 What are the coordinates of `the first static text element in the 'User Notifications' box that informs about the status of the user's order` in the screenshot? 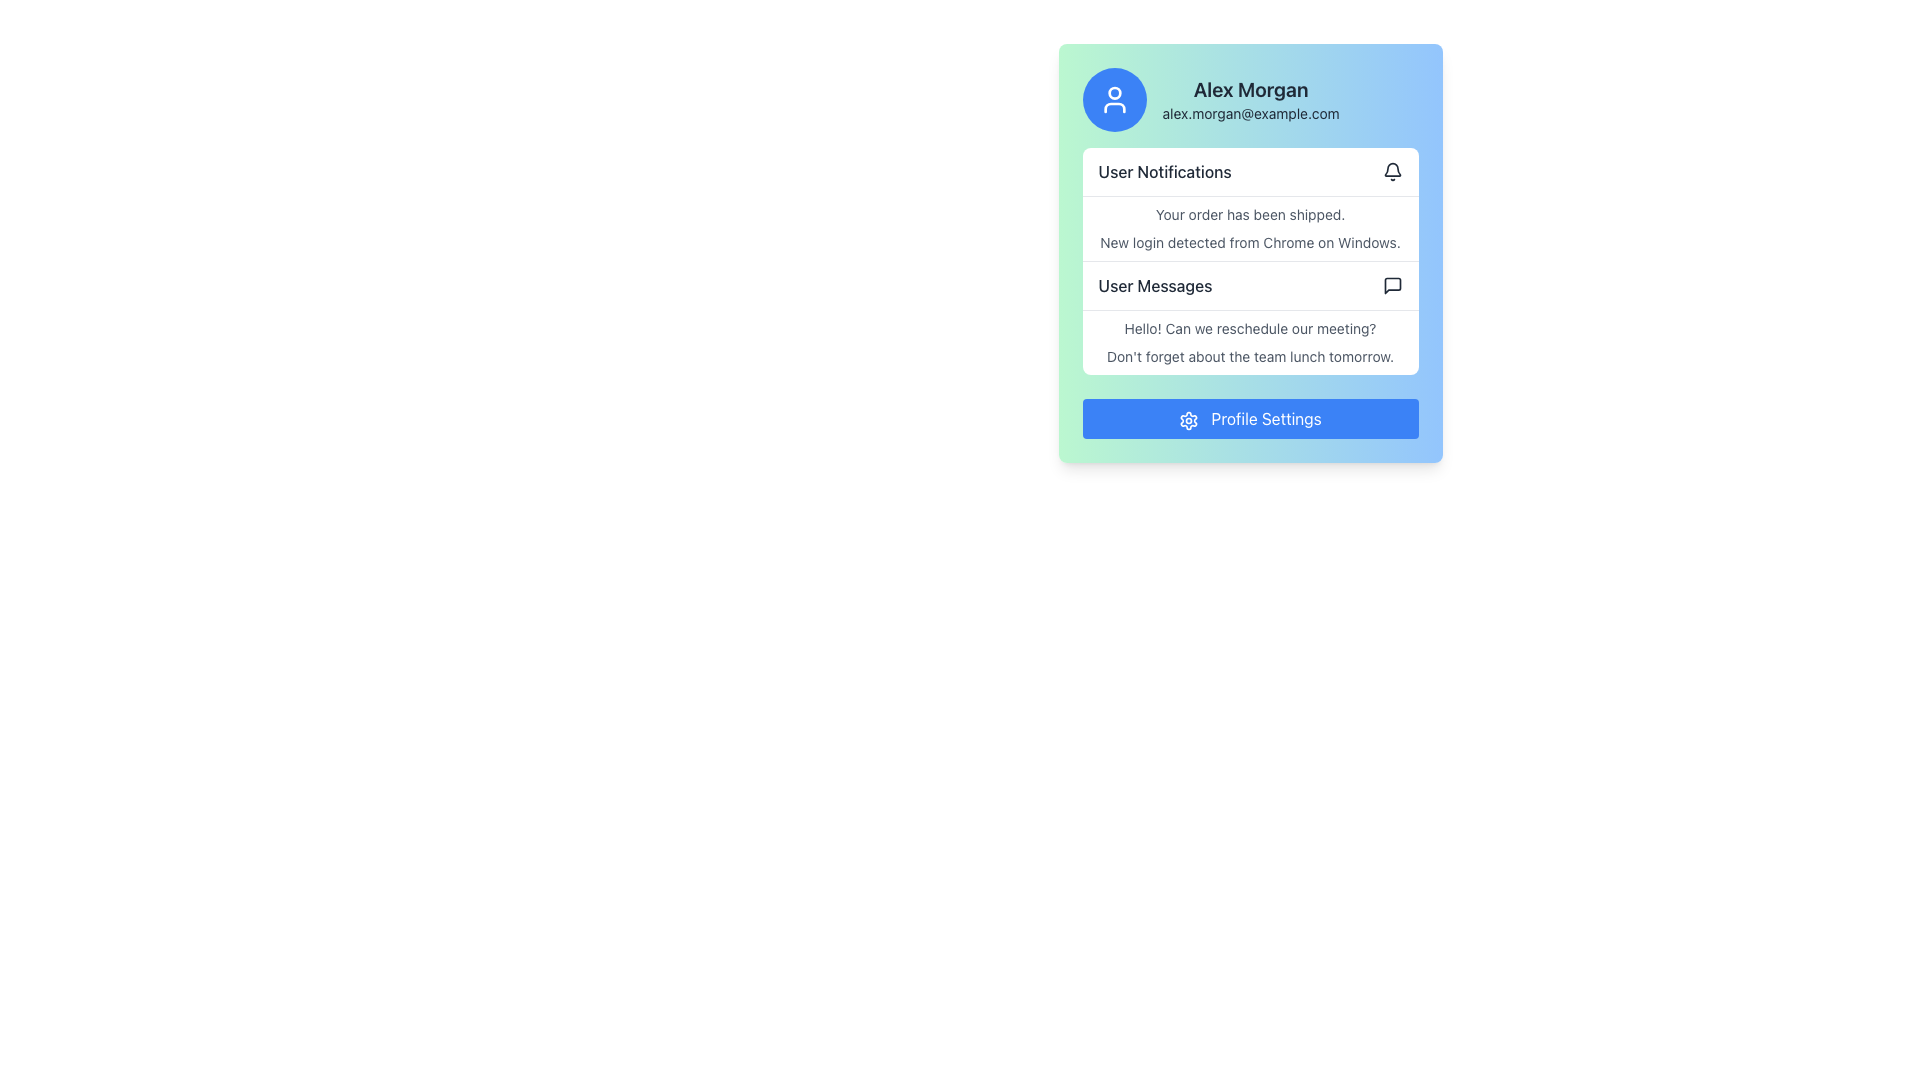 It's located at (1249, 215).